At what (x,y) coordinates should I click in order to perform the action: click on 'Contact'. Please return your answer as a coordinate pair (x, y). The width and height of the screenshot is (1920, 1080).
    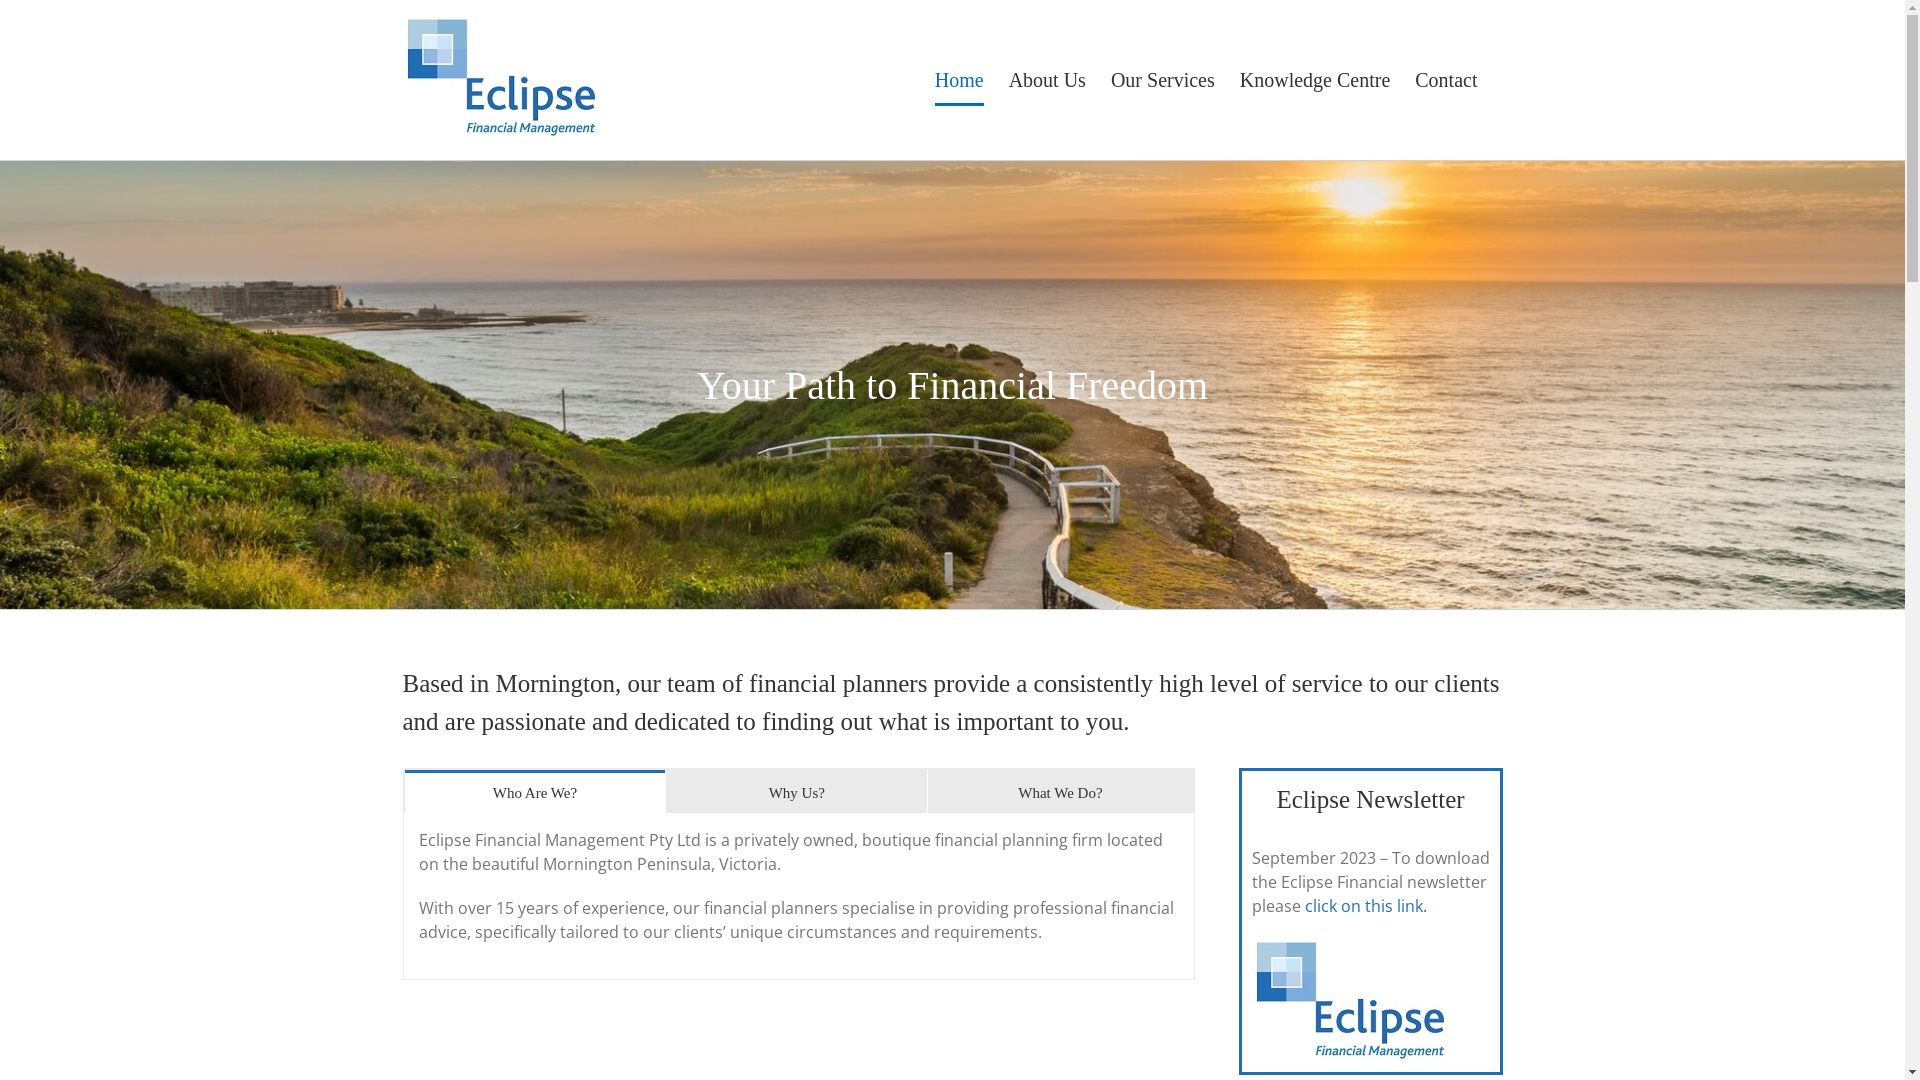
    Looking at the image, I should click on (1445, 79).